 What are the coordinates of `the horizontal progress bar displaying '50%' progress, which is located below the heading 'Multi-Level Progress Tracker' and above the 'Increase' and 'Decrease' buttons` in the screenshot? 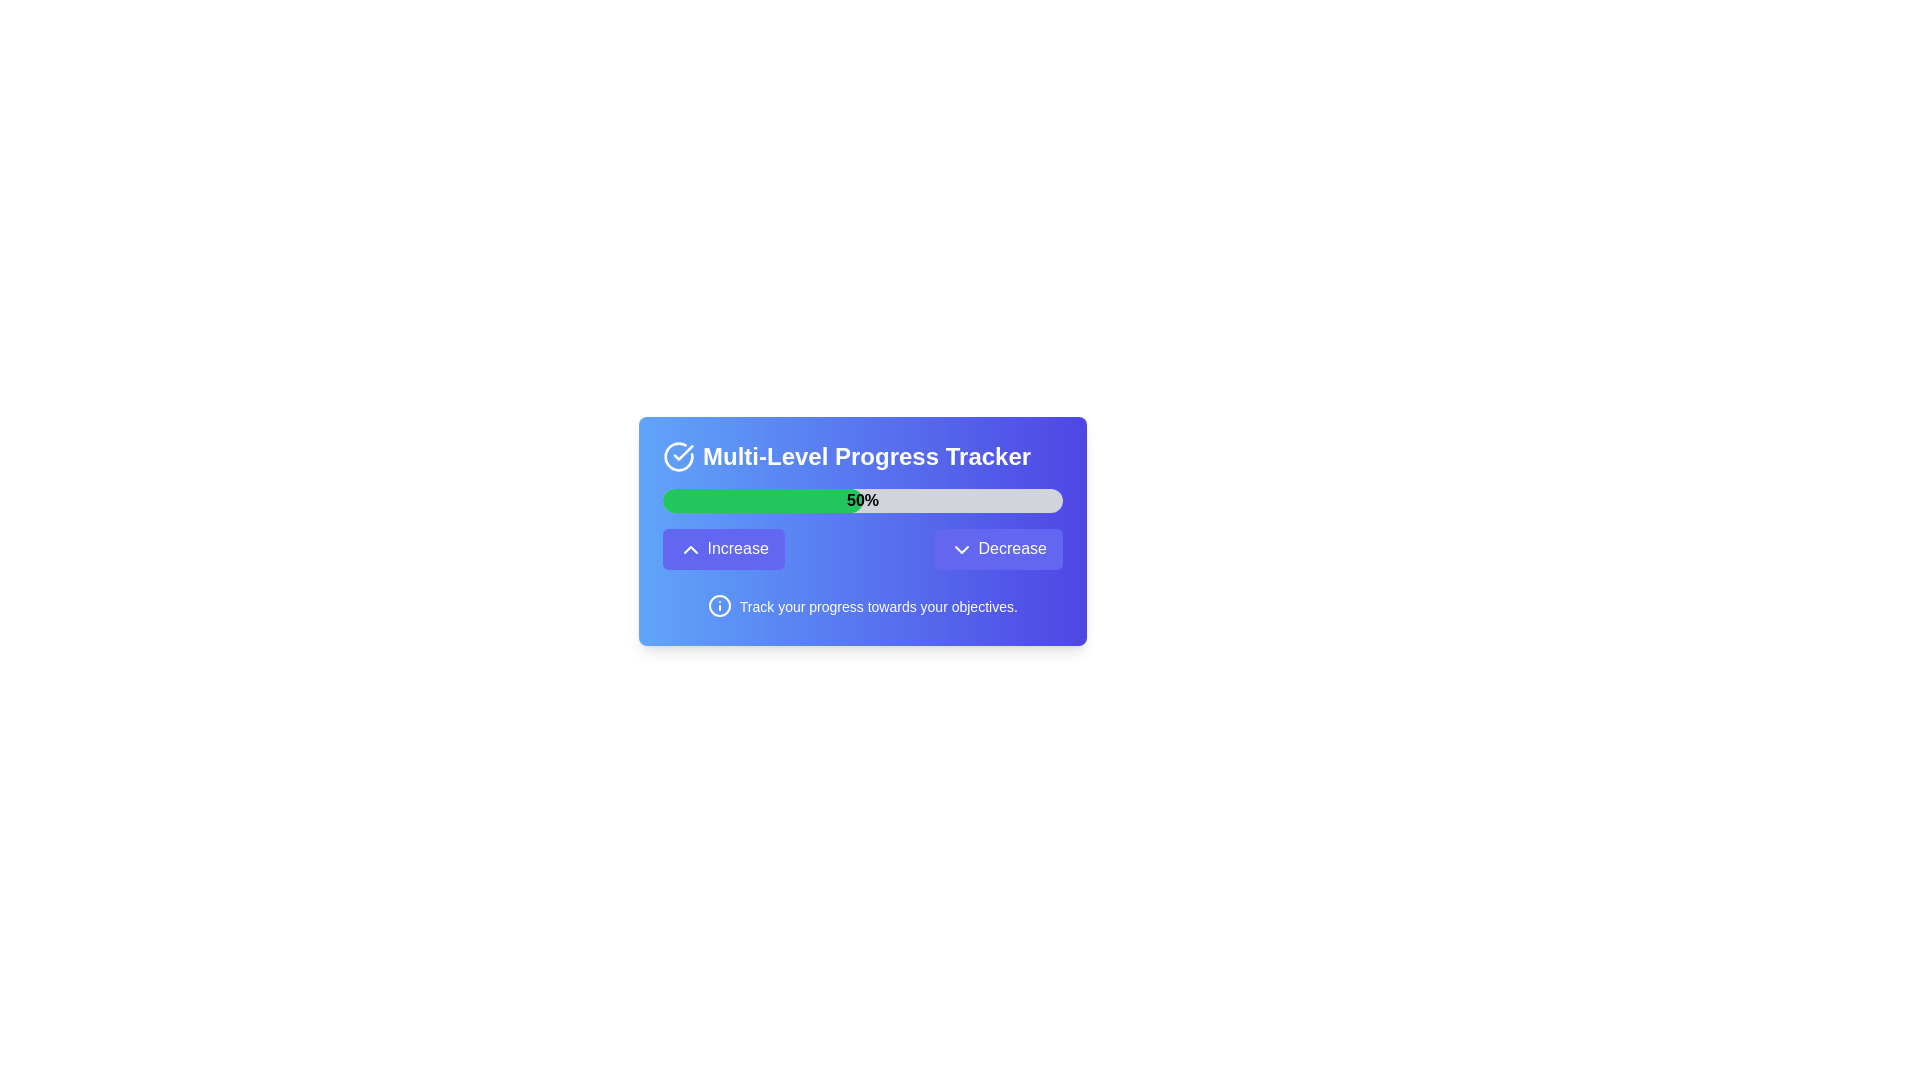 It's located at (863, 500).